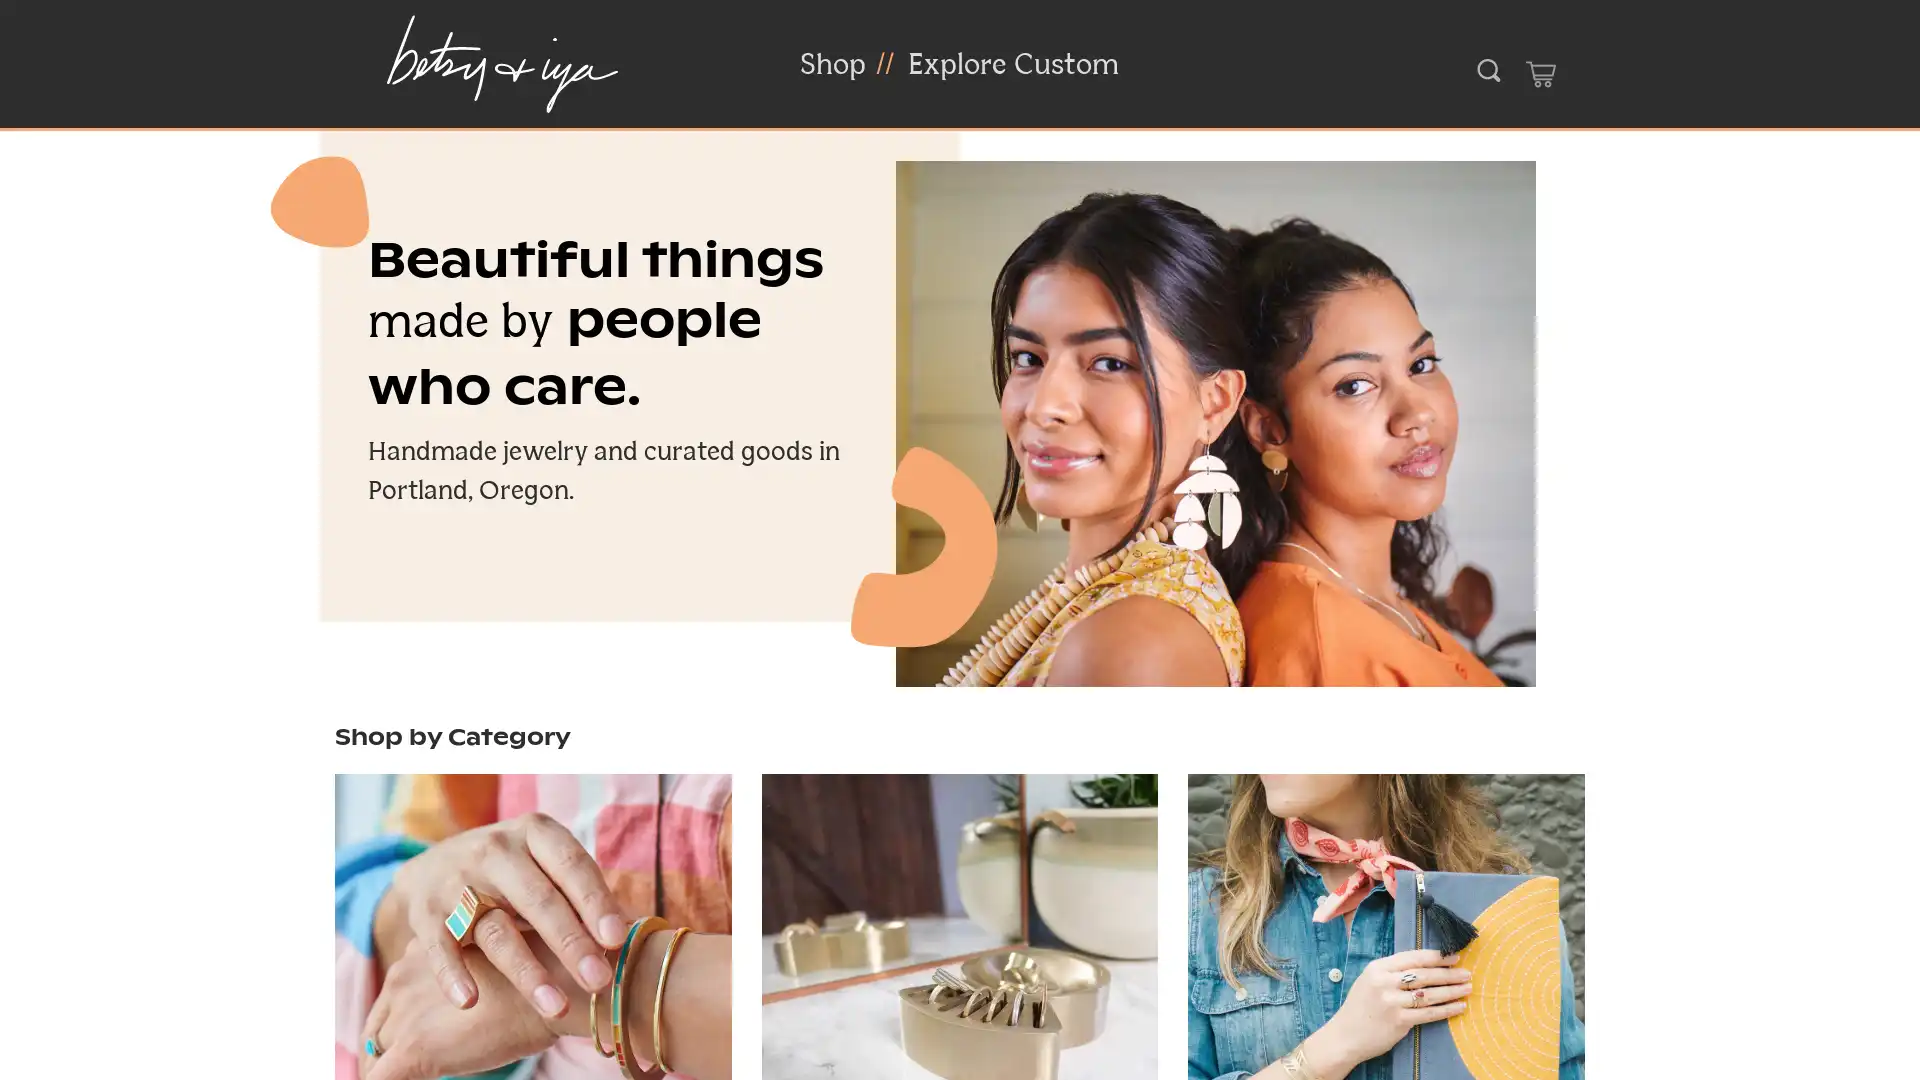  Describe the element at coordinates (833, 64) in the screenshot. I see `Shop` at that location.